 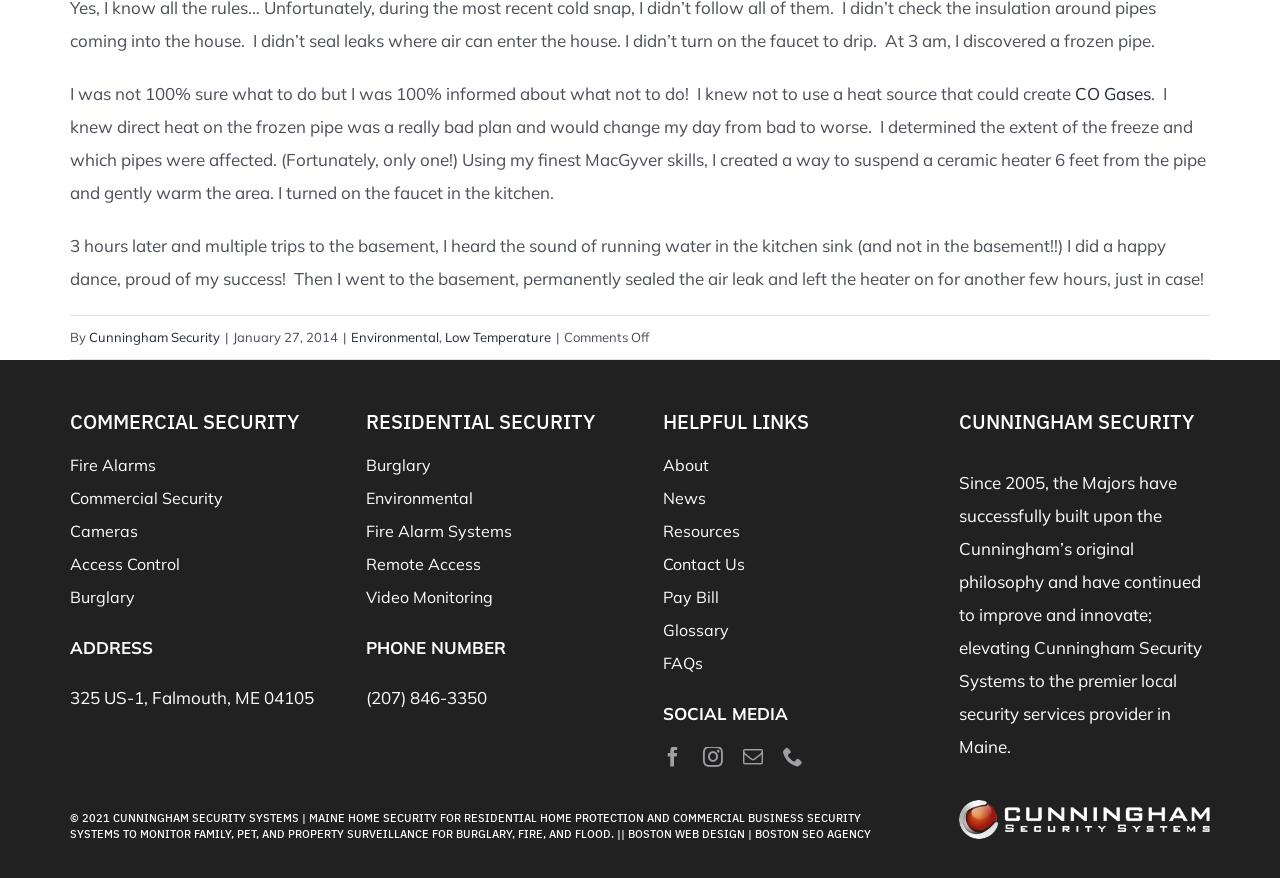 What do you see at coordinates (79, 336) in the screenshot?
I see `'By'` at bounding box center [79, 336].